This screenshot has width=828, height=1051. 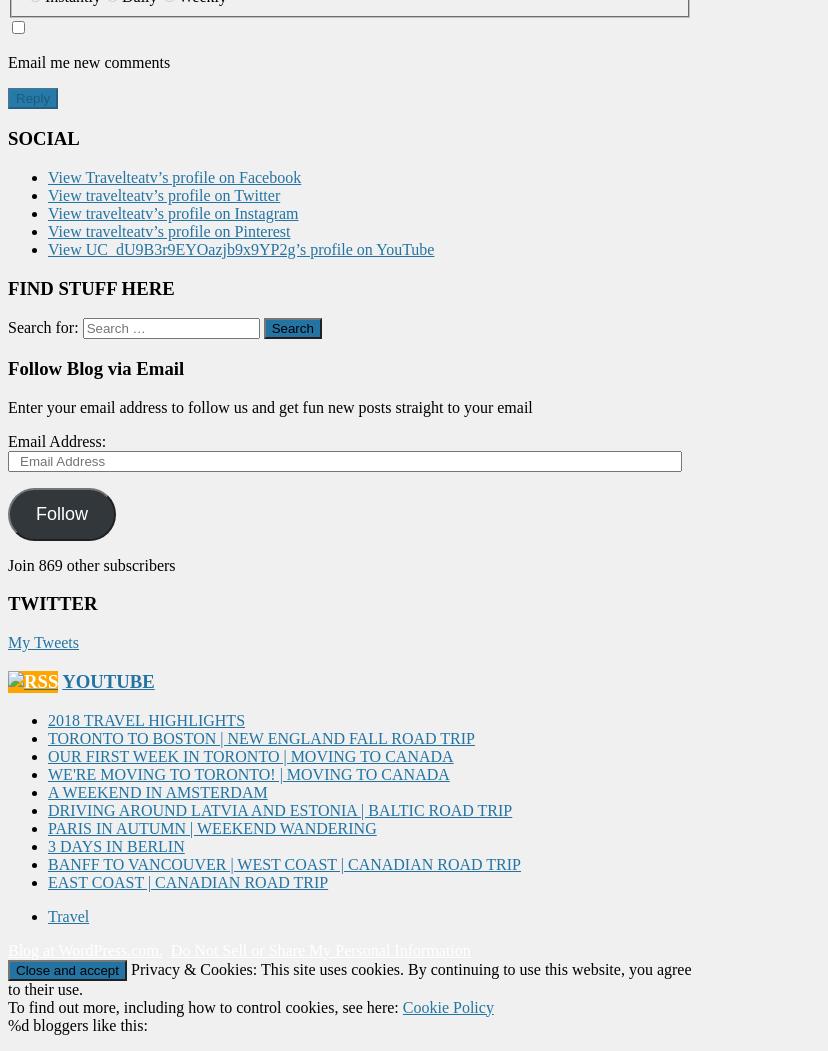 I want to click on 'Privacy & Cookies: This site uses cookies. By continuing to use this website, you agree to their use.', so click(x=8, y=978).